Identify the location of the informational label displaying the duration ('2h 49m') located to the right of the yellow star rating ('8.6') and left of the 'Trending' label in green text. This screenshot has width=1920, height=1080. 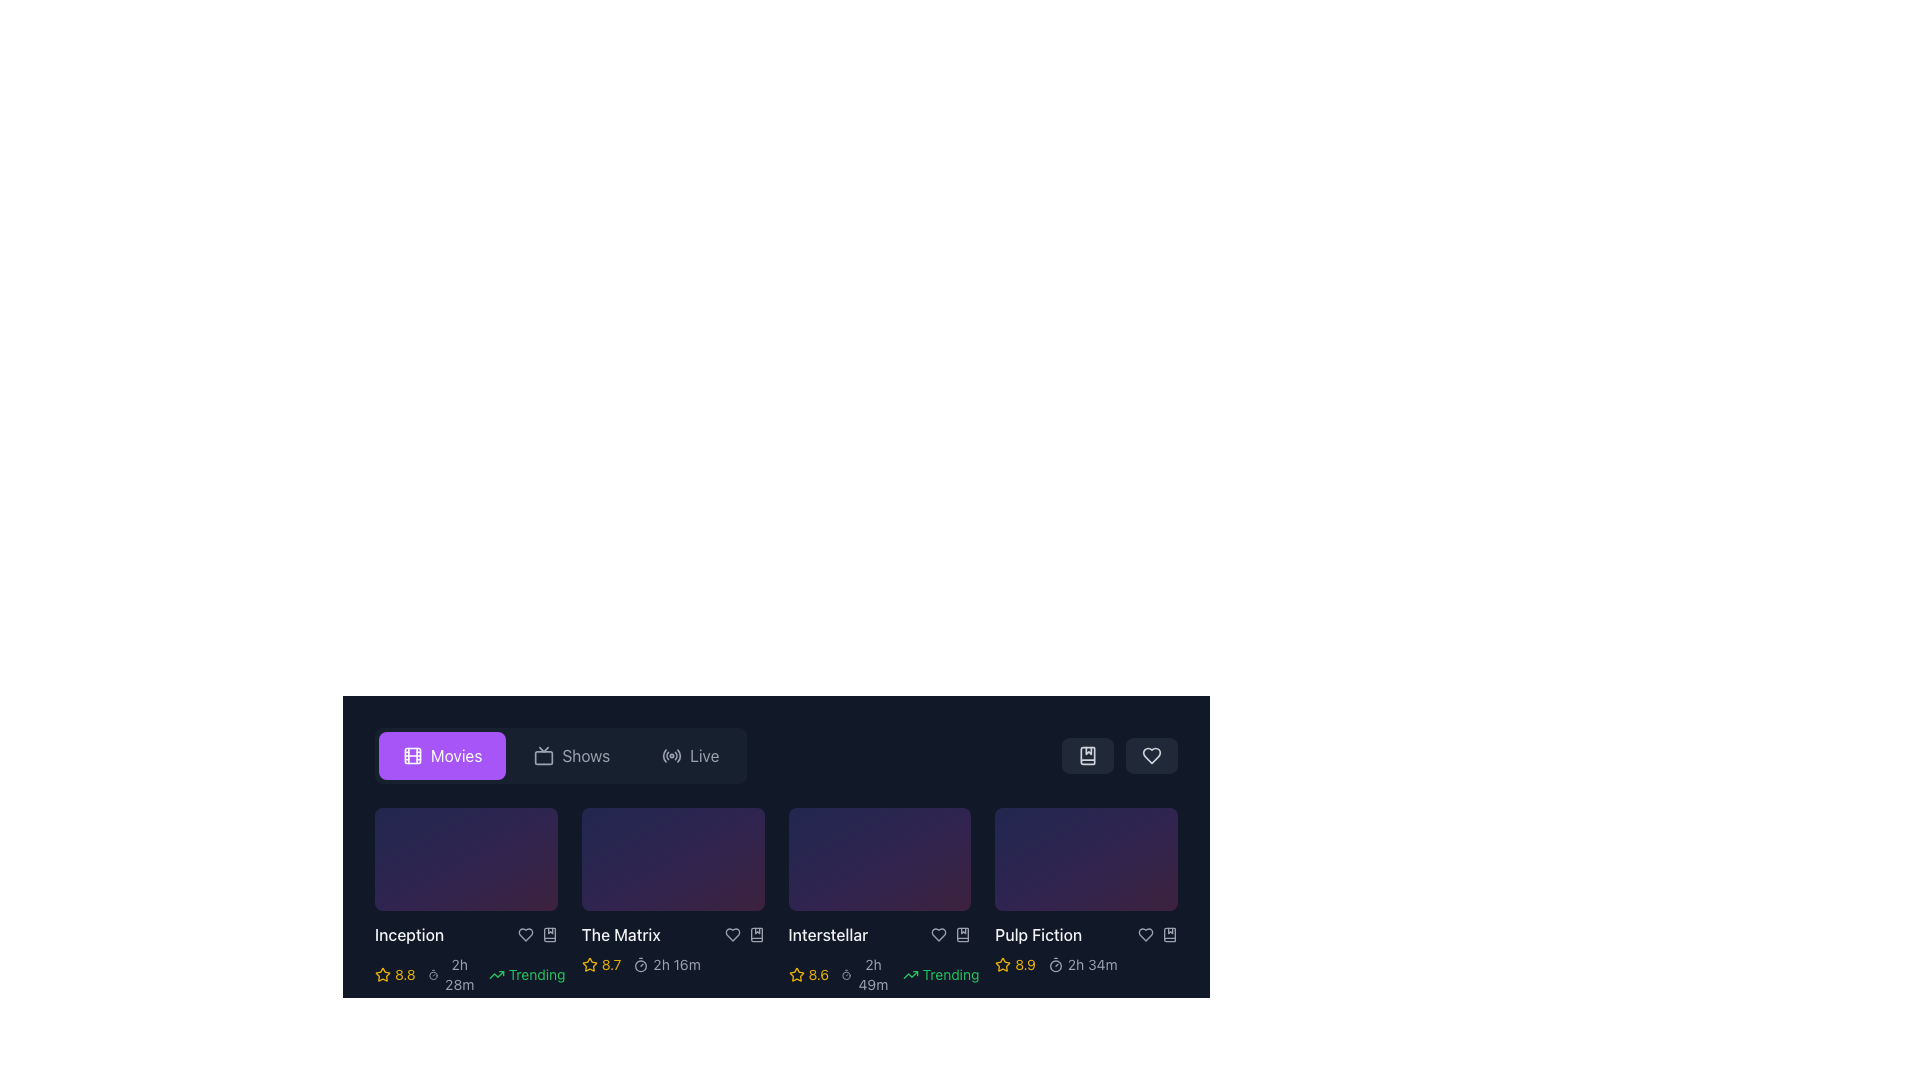
(865, 973).